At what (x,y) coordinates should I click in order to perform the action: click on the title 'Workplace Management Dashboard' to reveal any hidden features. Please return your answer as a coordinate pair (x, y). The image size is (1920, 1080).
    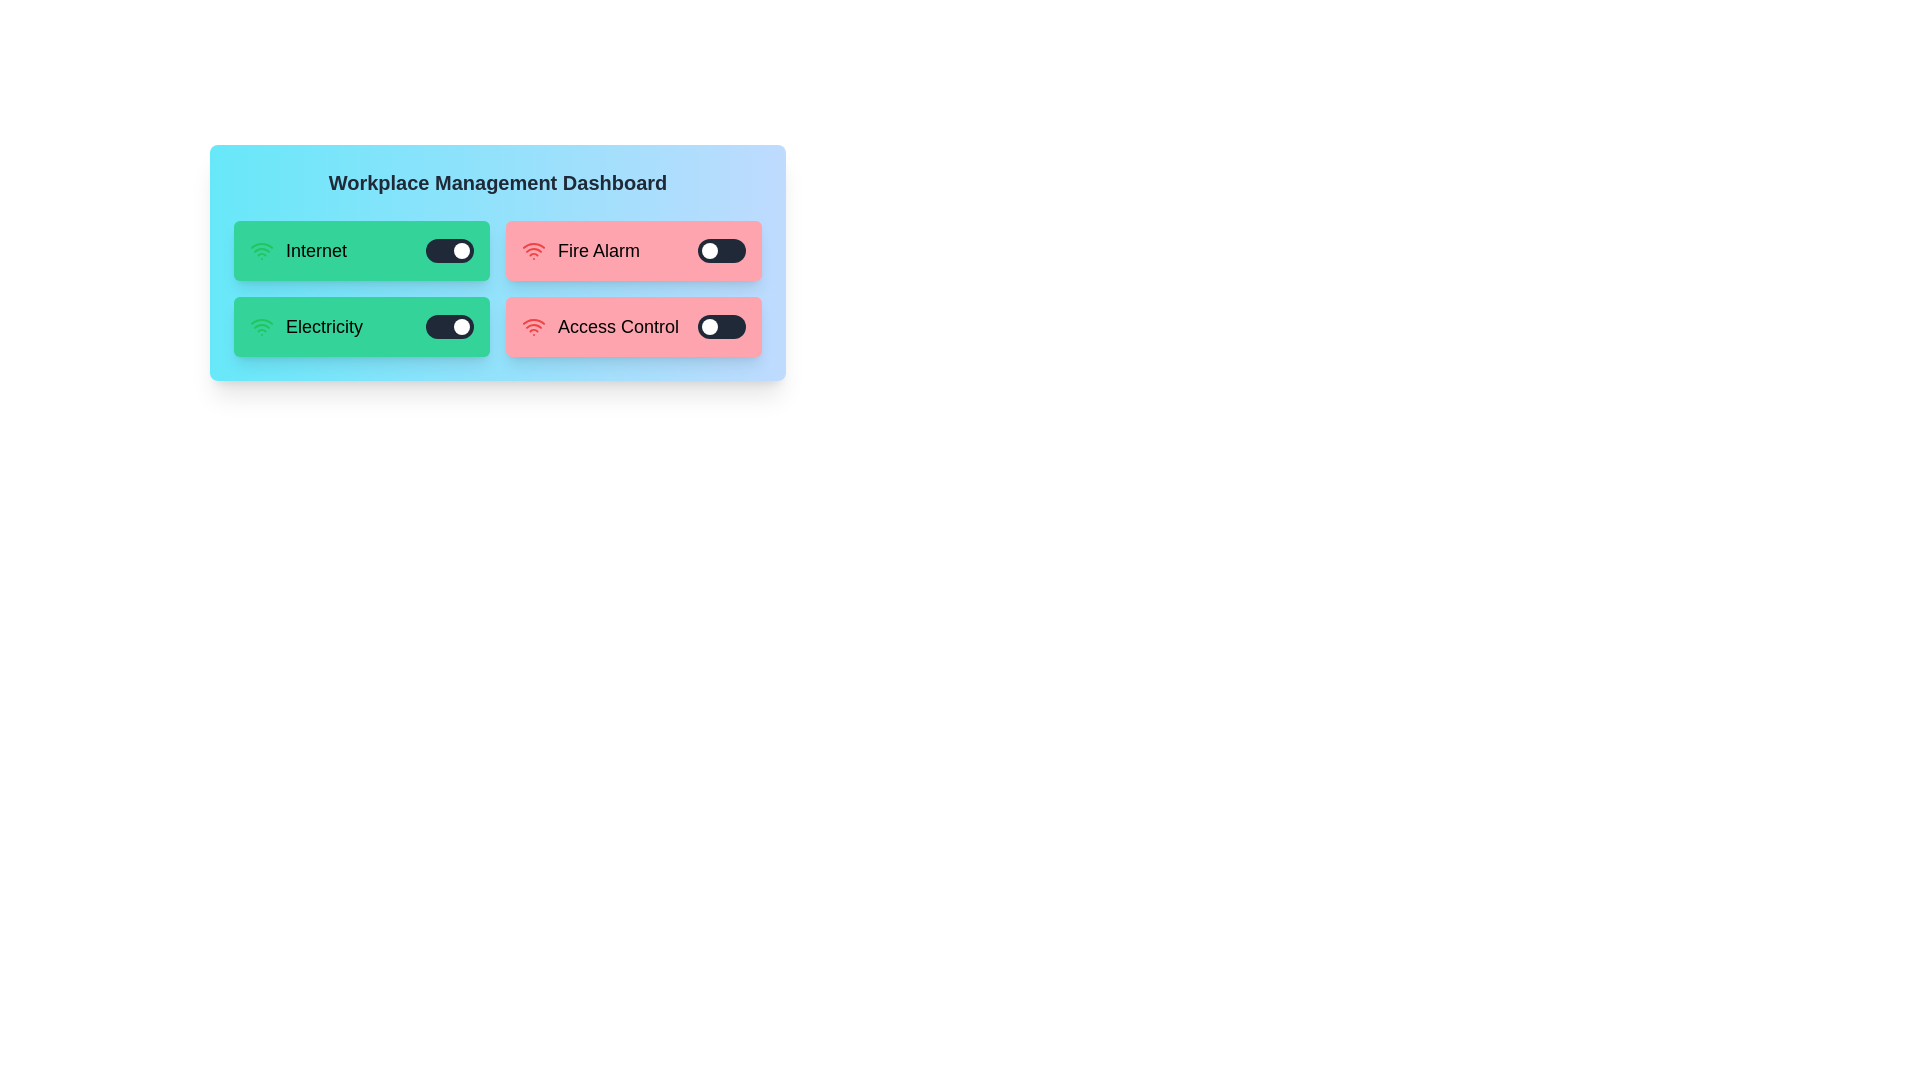
    Looking at the image, I should click on (498, 182).